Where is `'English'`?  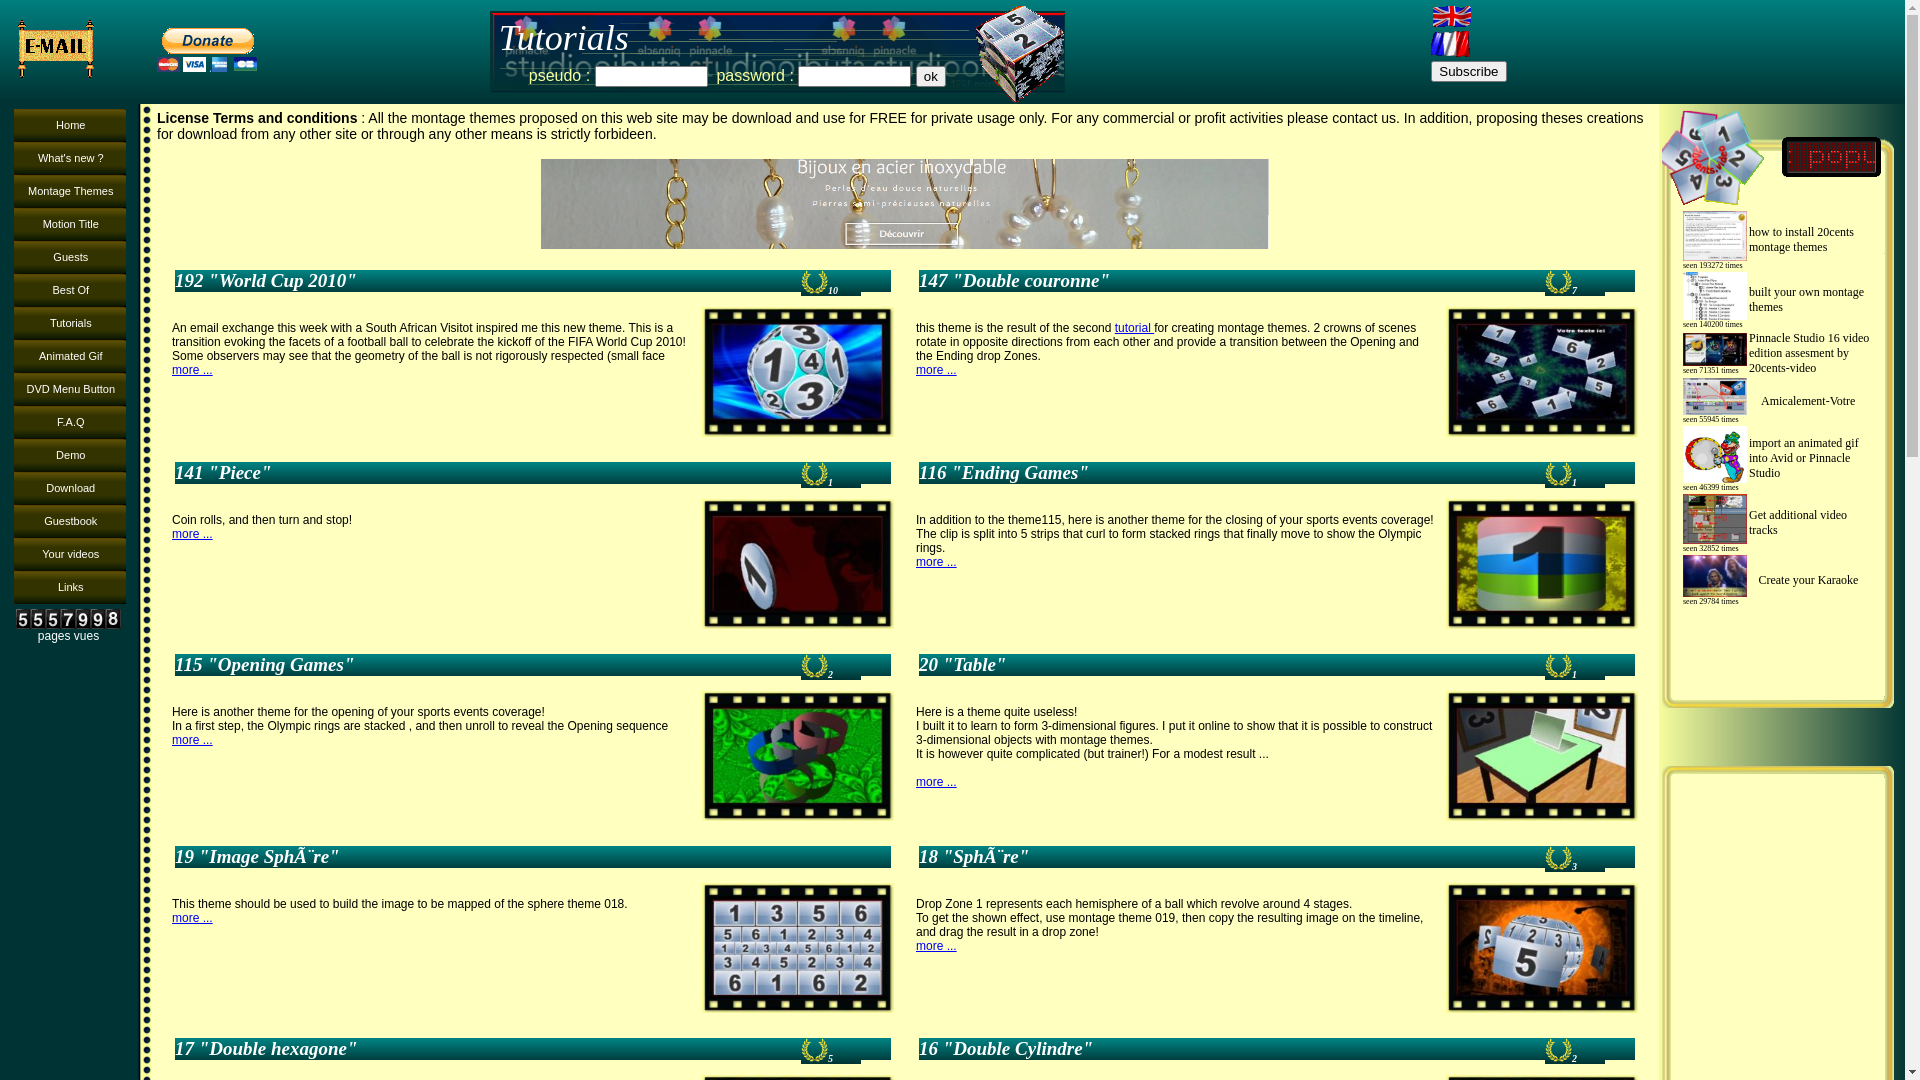
'English' is located at coordinates (1450, 16).